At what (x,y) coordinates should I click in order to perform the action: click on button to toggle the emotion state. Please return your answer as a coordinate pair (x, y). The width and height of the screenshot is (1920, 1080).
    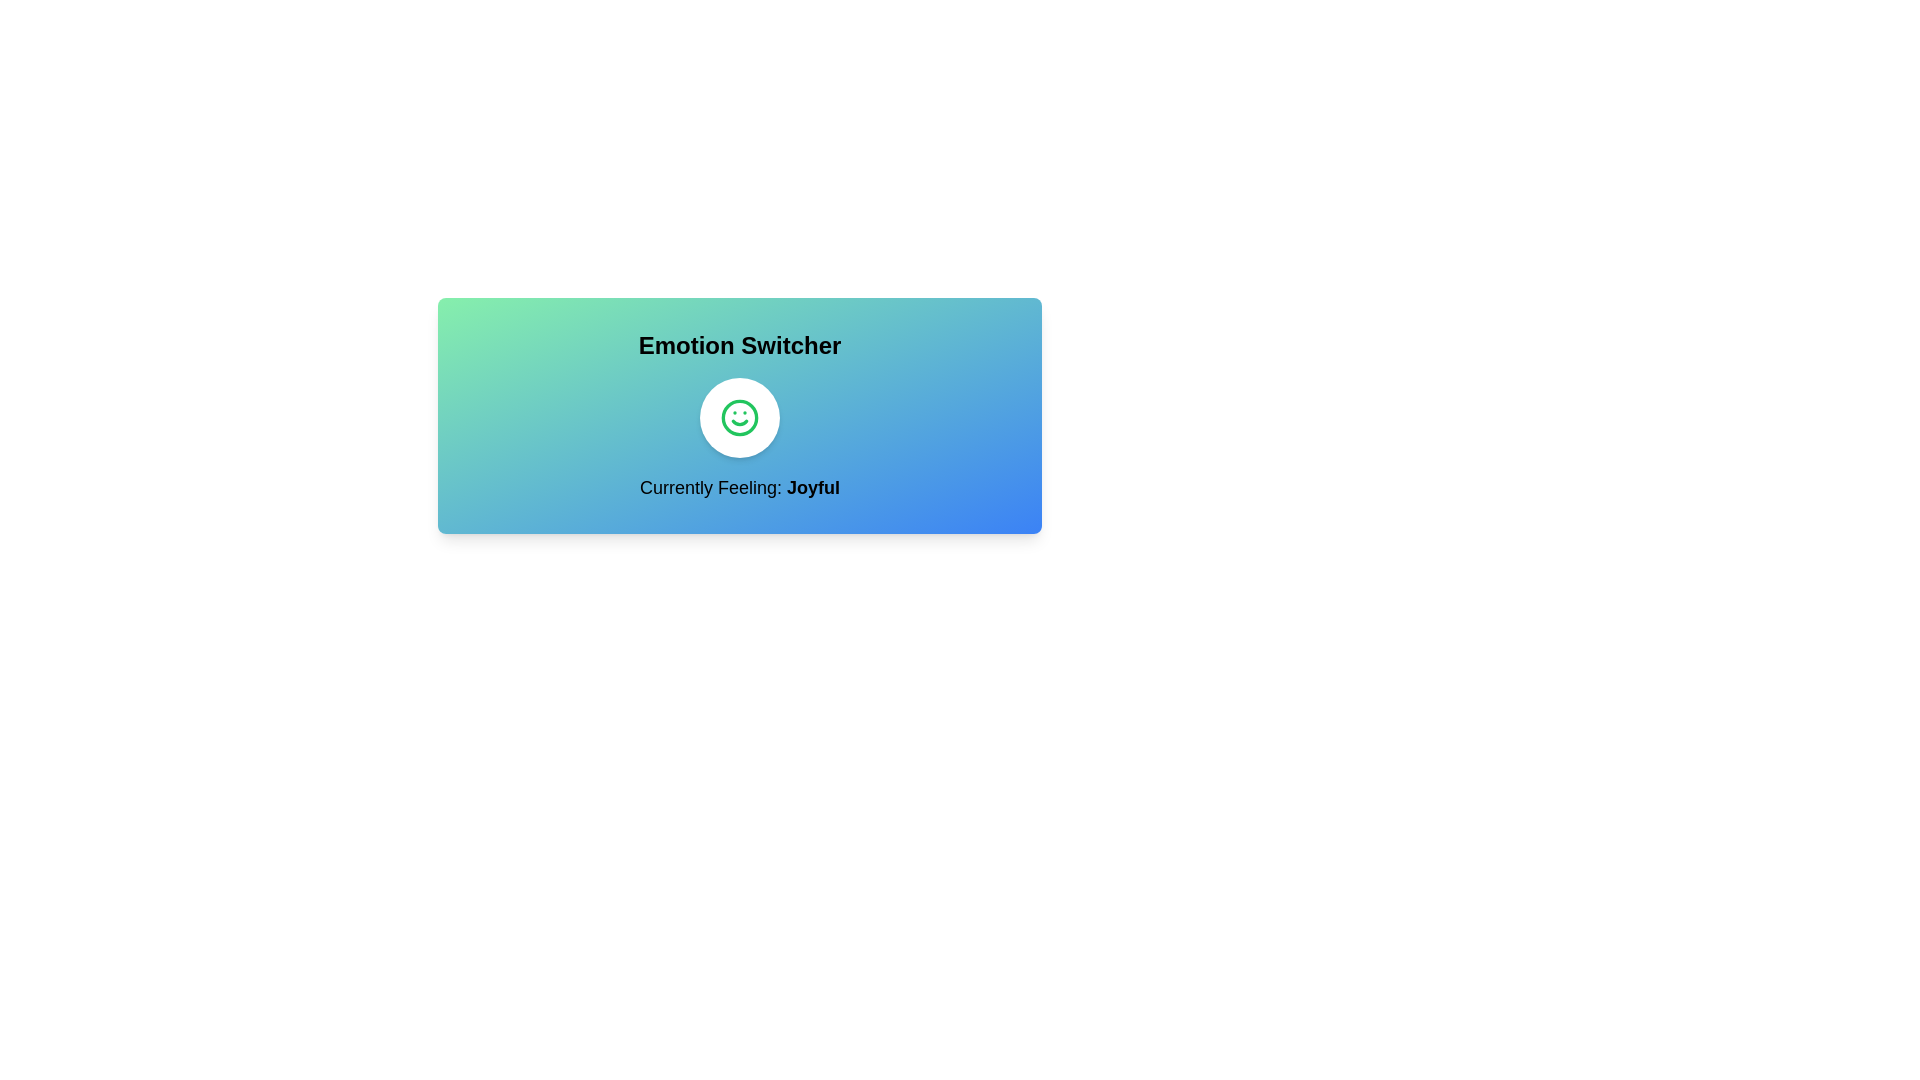
    Looking at the image, I should click on (738, 416).